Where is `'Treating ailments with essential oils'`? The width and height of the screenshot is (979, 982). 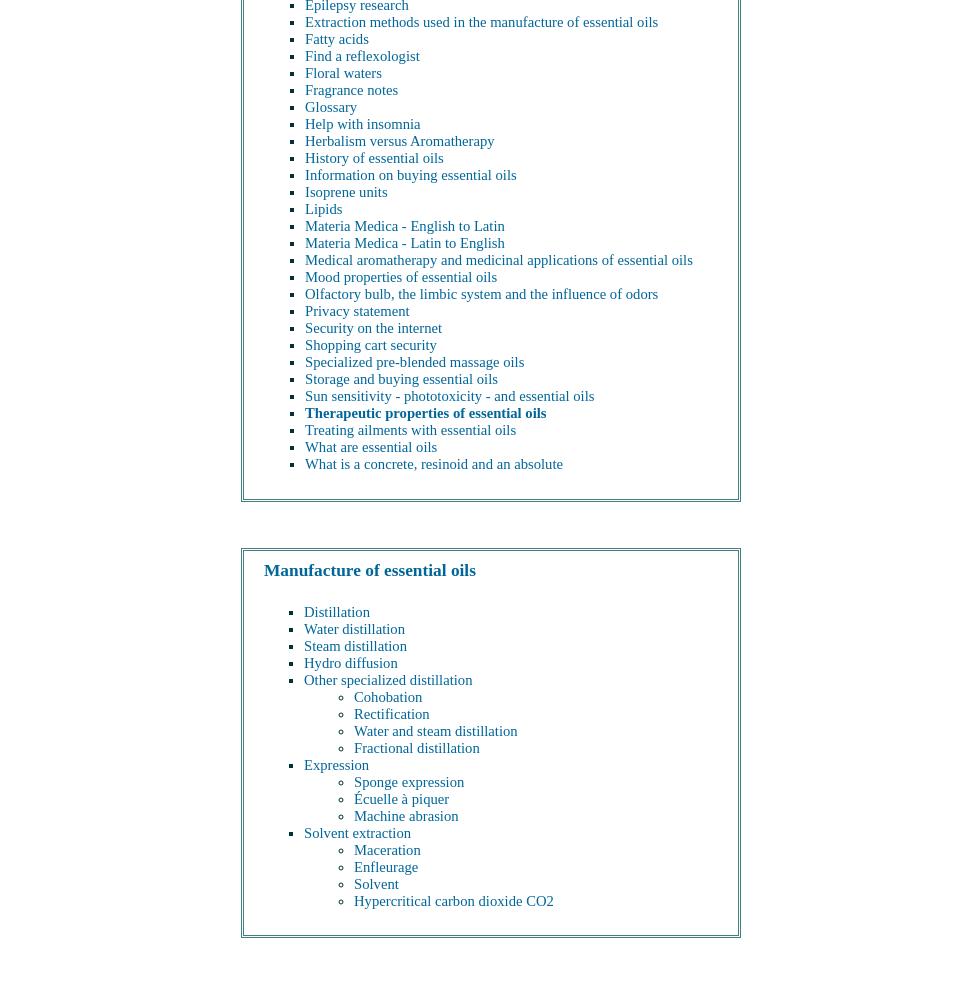
'Treating ailments with essential oils' is located at coordinates (410, 430).